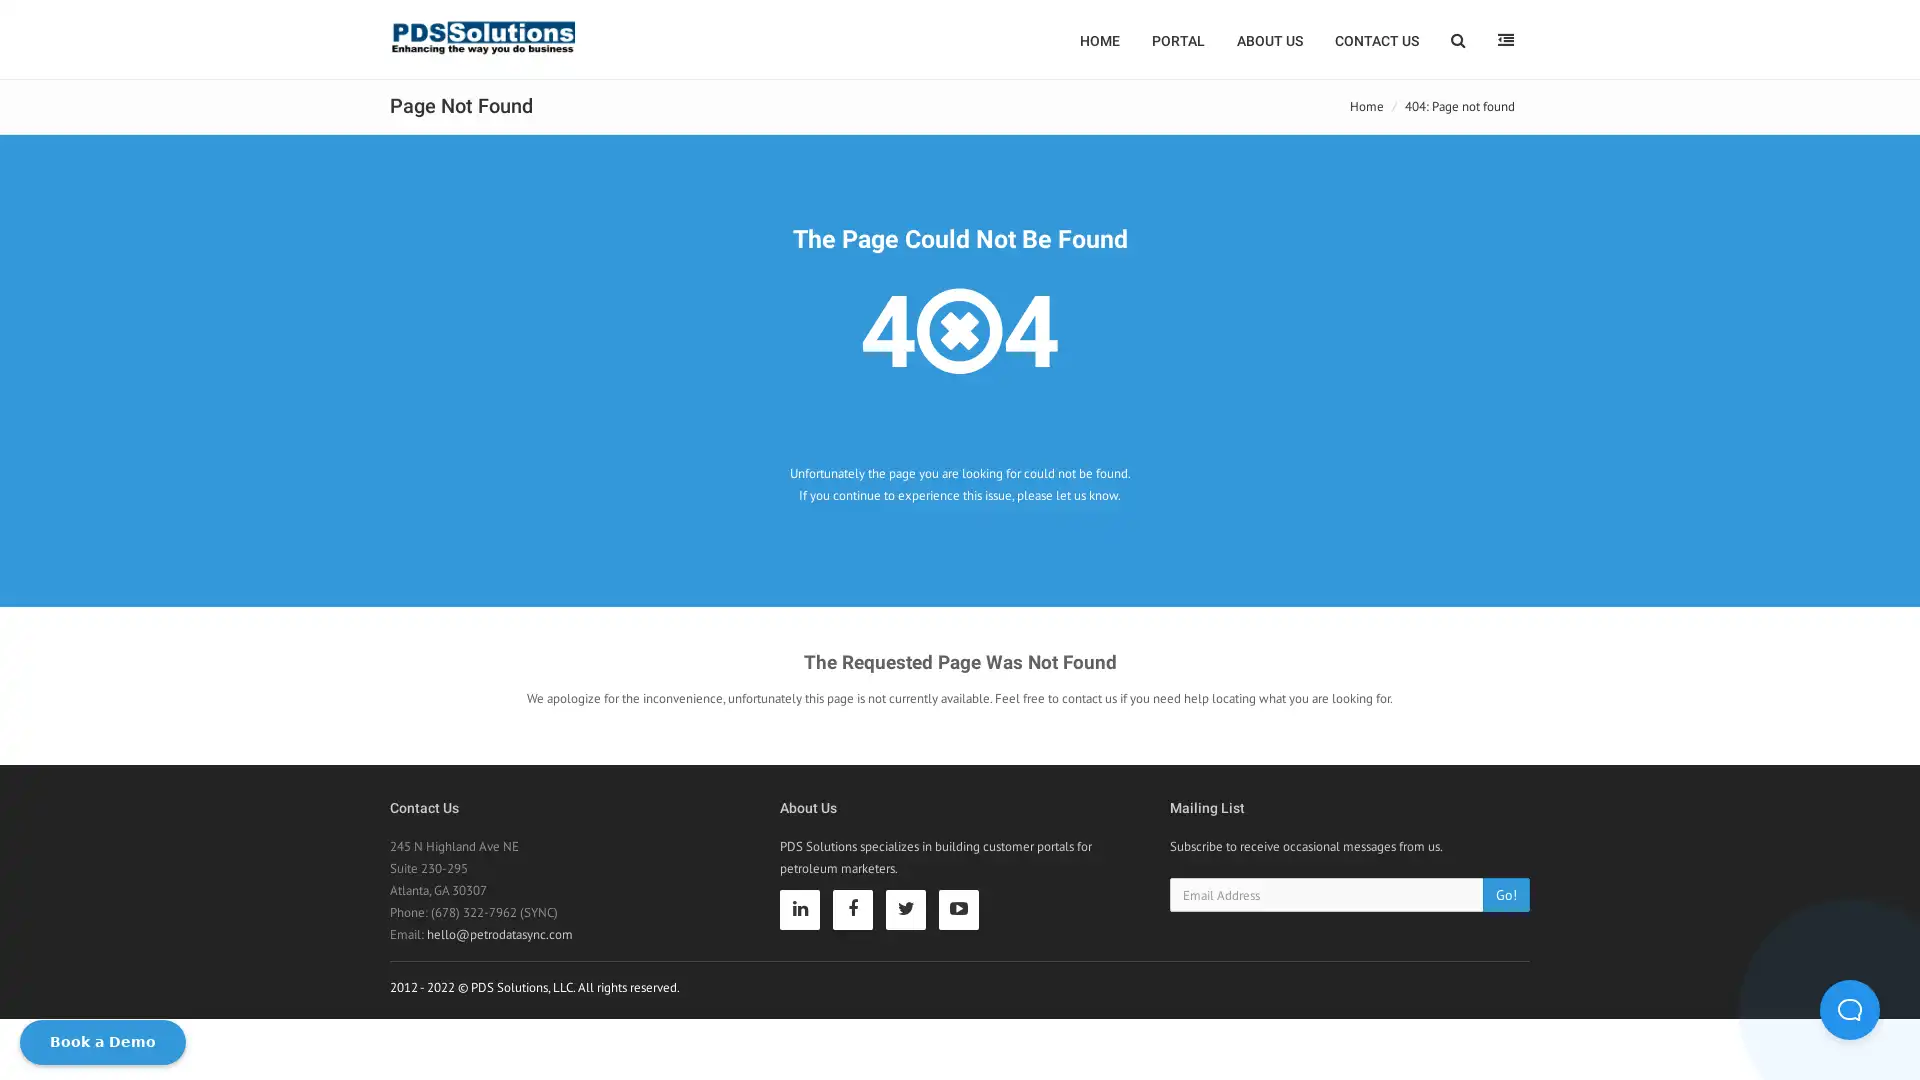  I want to click on Go!, so click(1506, 893).